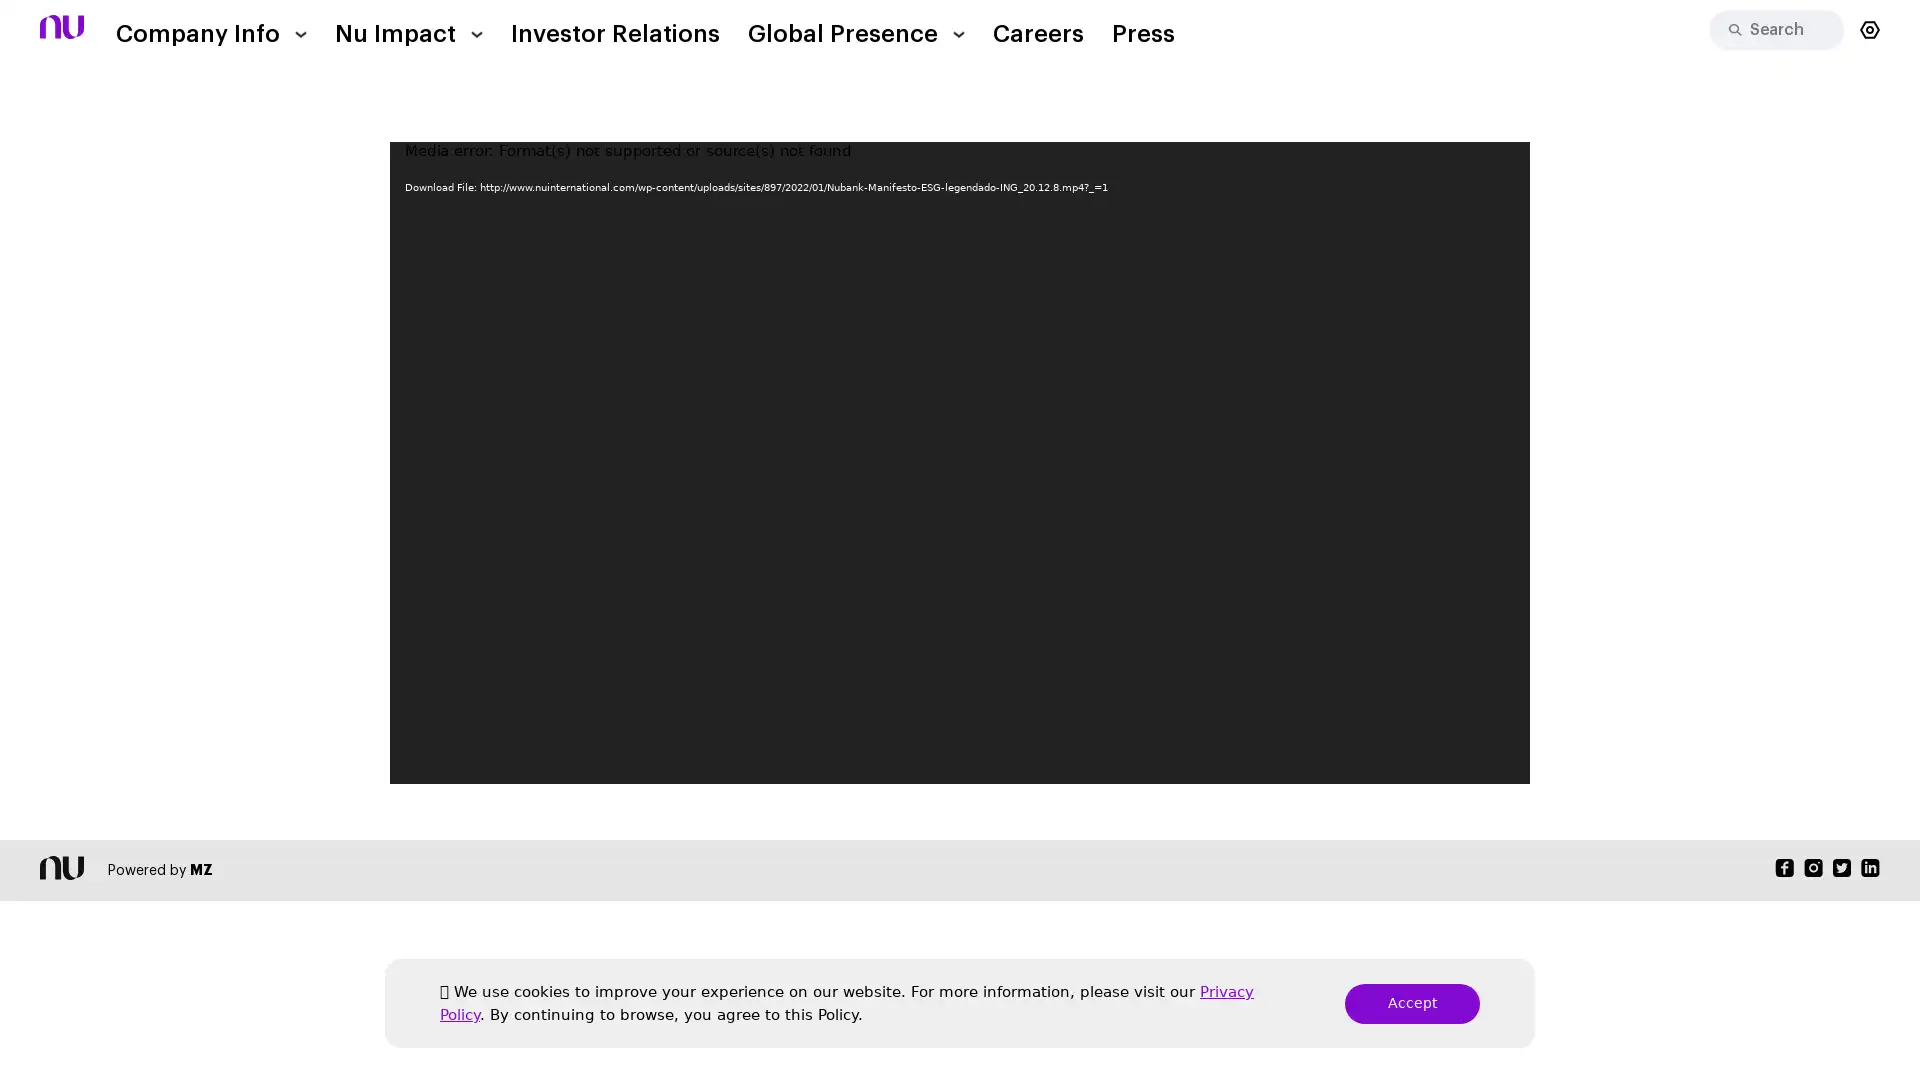 The height and width of the screenshot is (1080, 1920). What do you see at coordinates (415, 763) in the screenshot?
I see `Play` at bounding box center [415, 763].